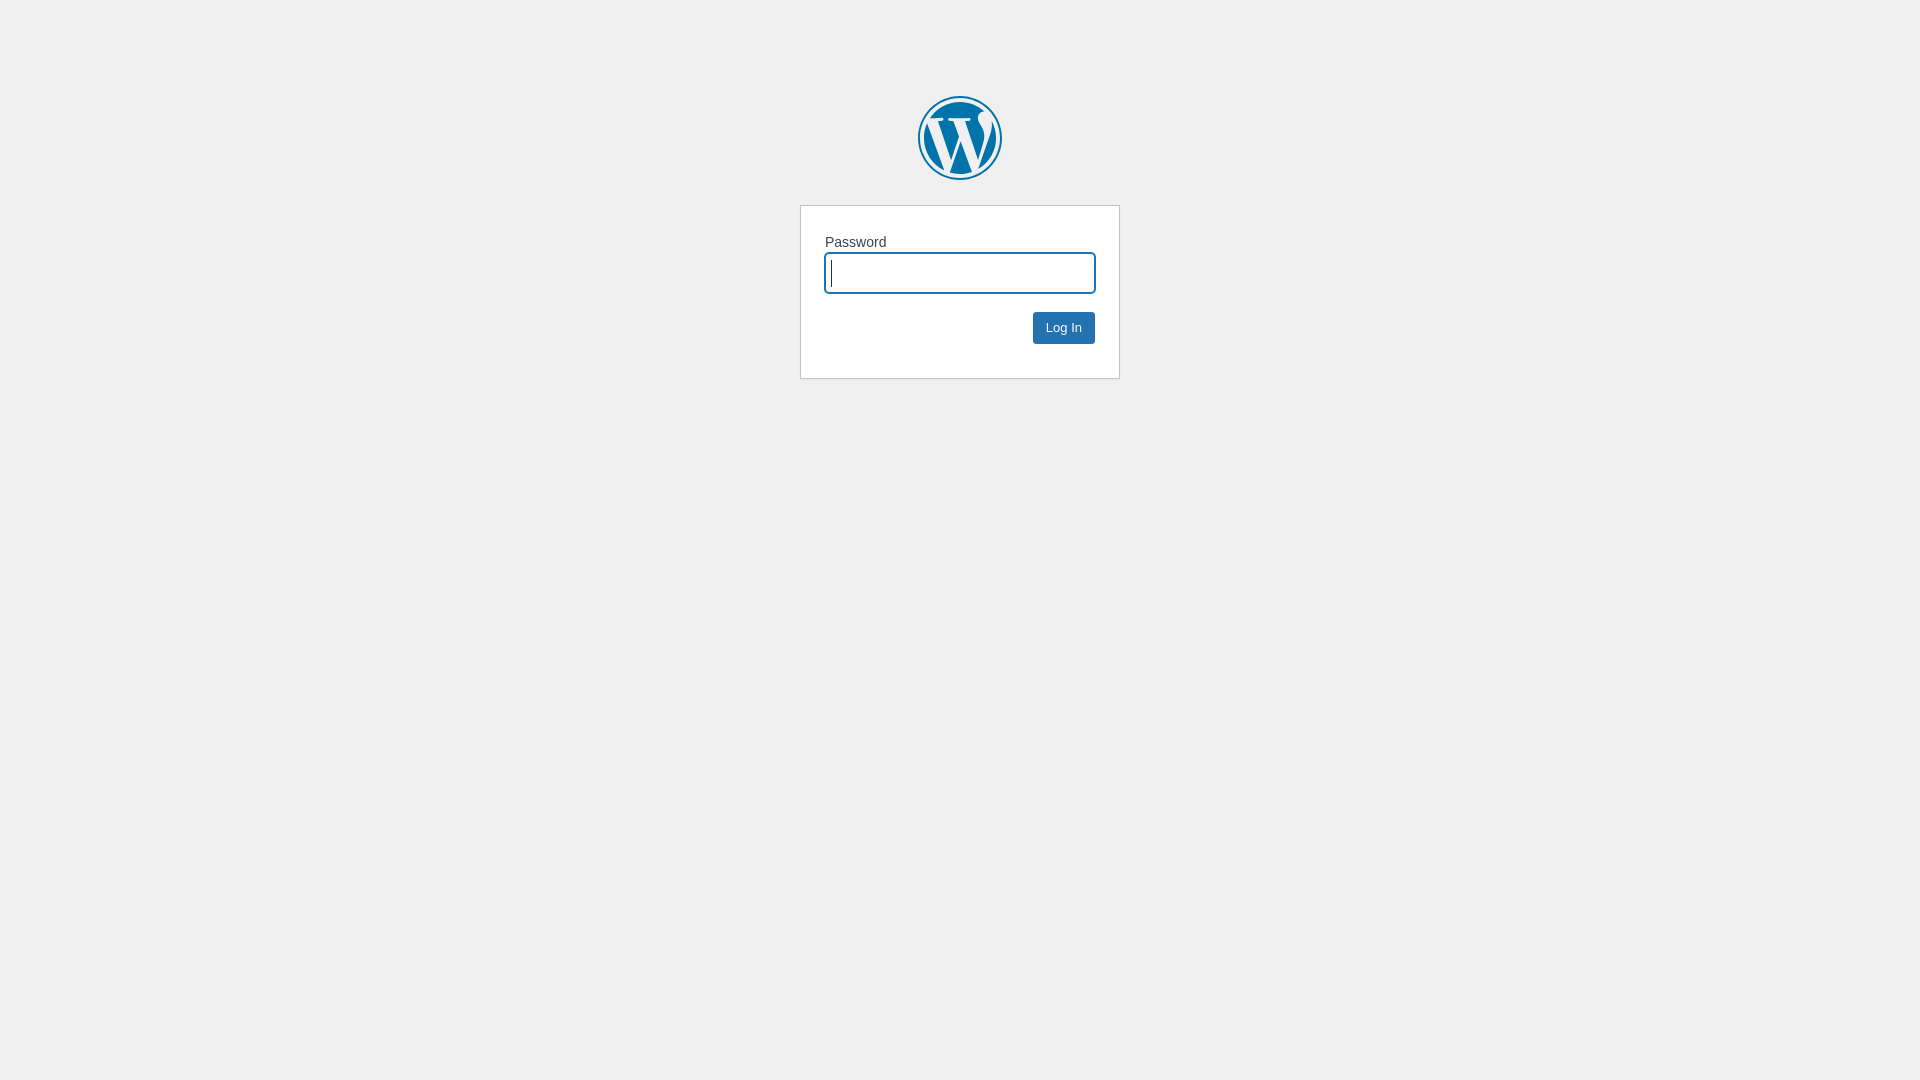 Image resolution: width=1920 pixels, height=1080 pixels. What do you see at coordinates (1063, 326) in the screenshot?
I see `'Log In'` at bounding box center [1063, 326].